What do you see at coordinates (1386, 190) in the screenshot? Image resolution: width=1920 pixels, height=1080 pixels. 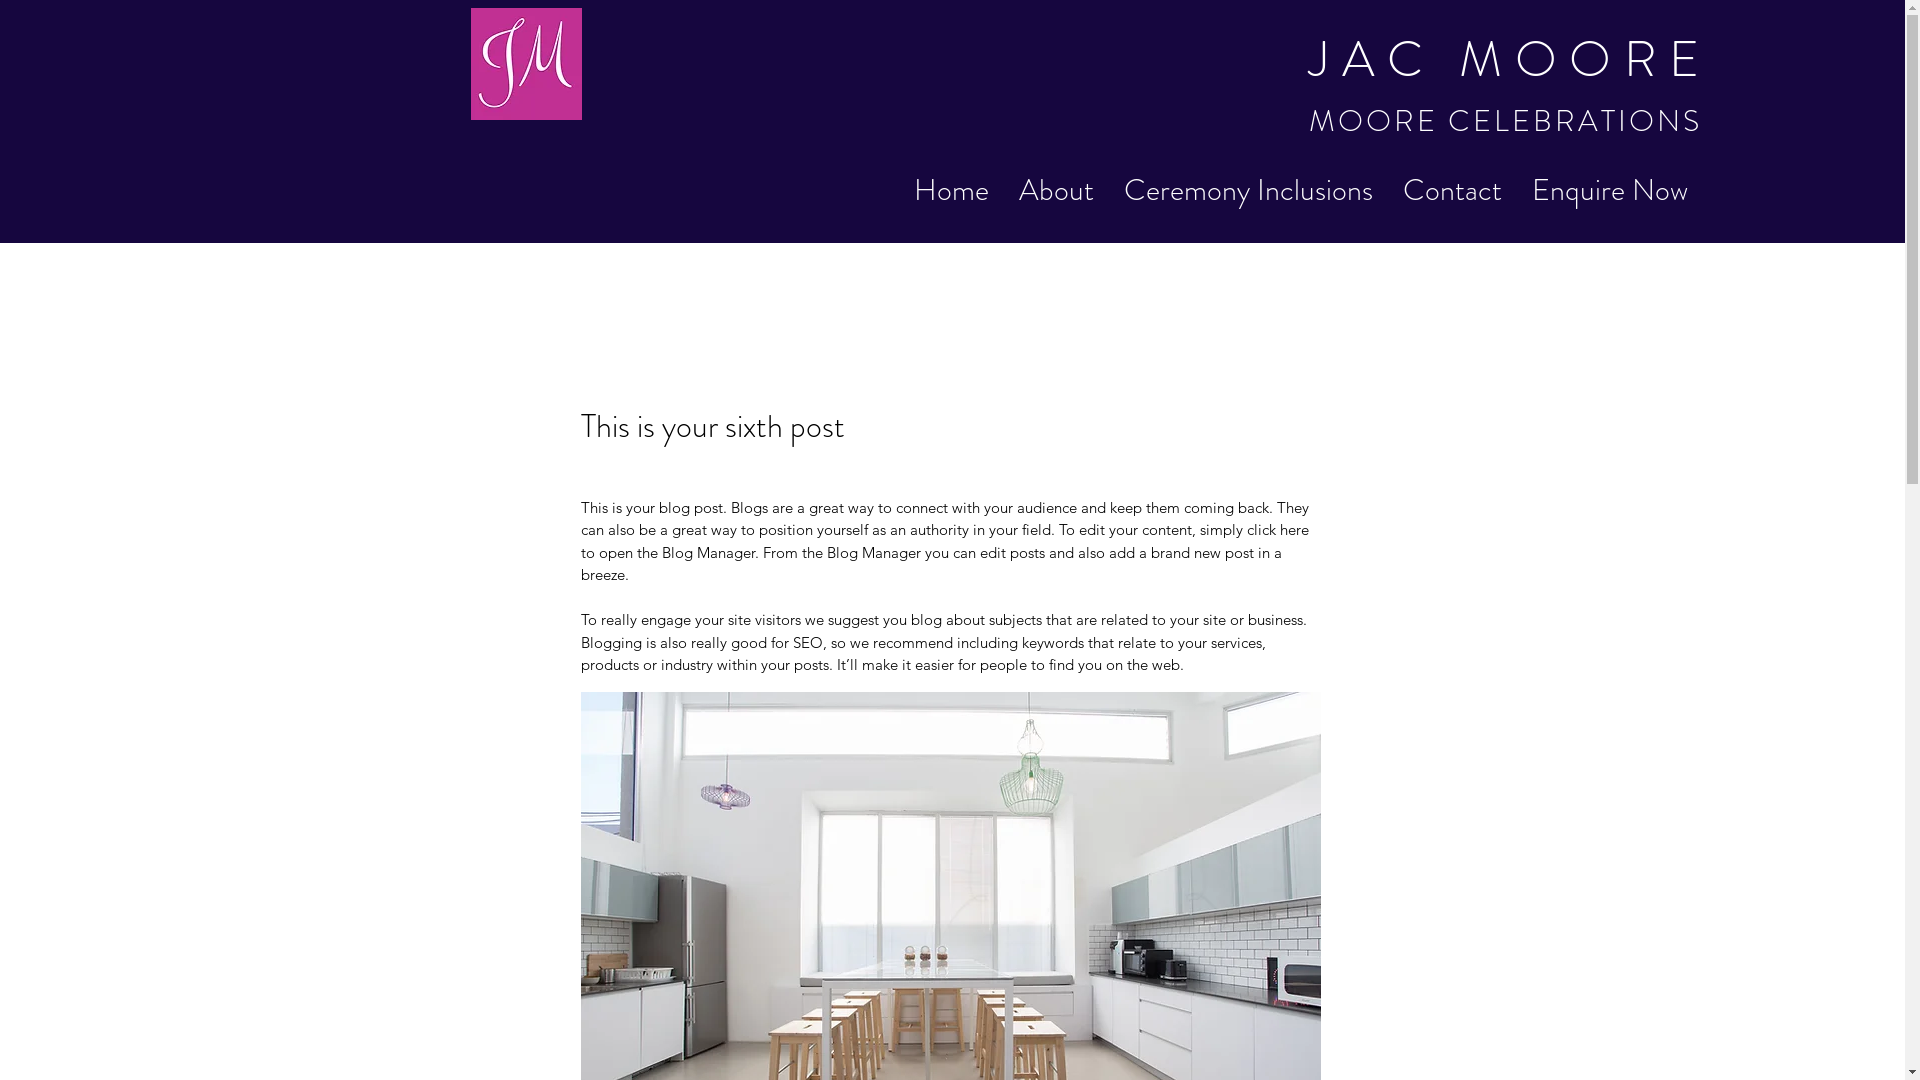 I see `'Contact'` at bounding box center [1386, 190].